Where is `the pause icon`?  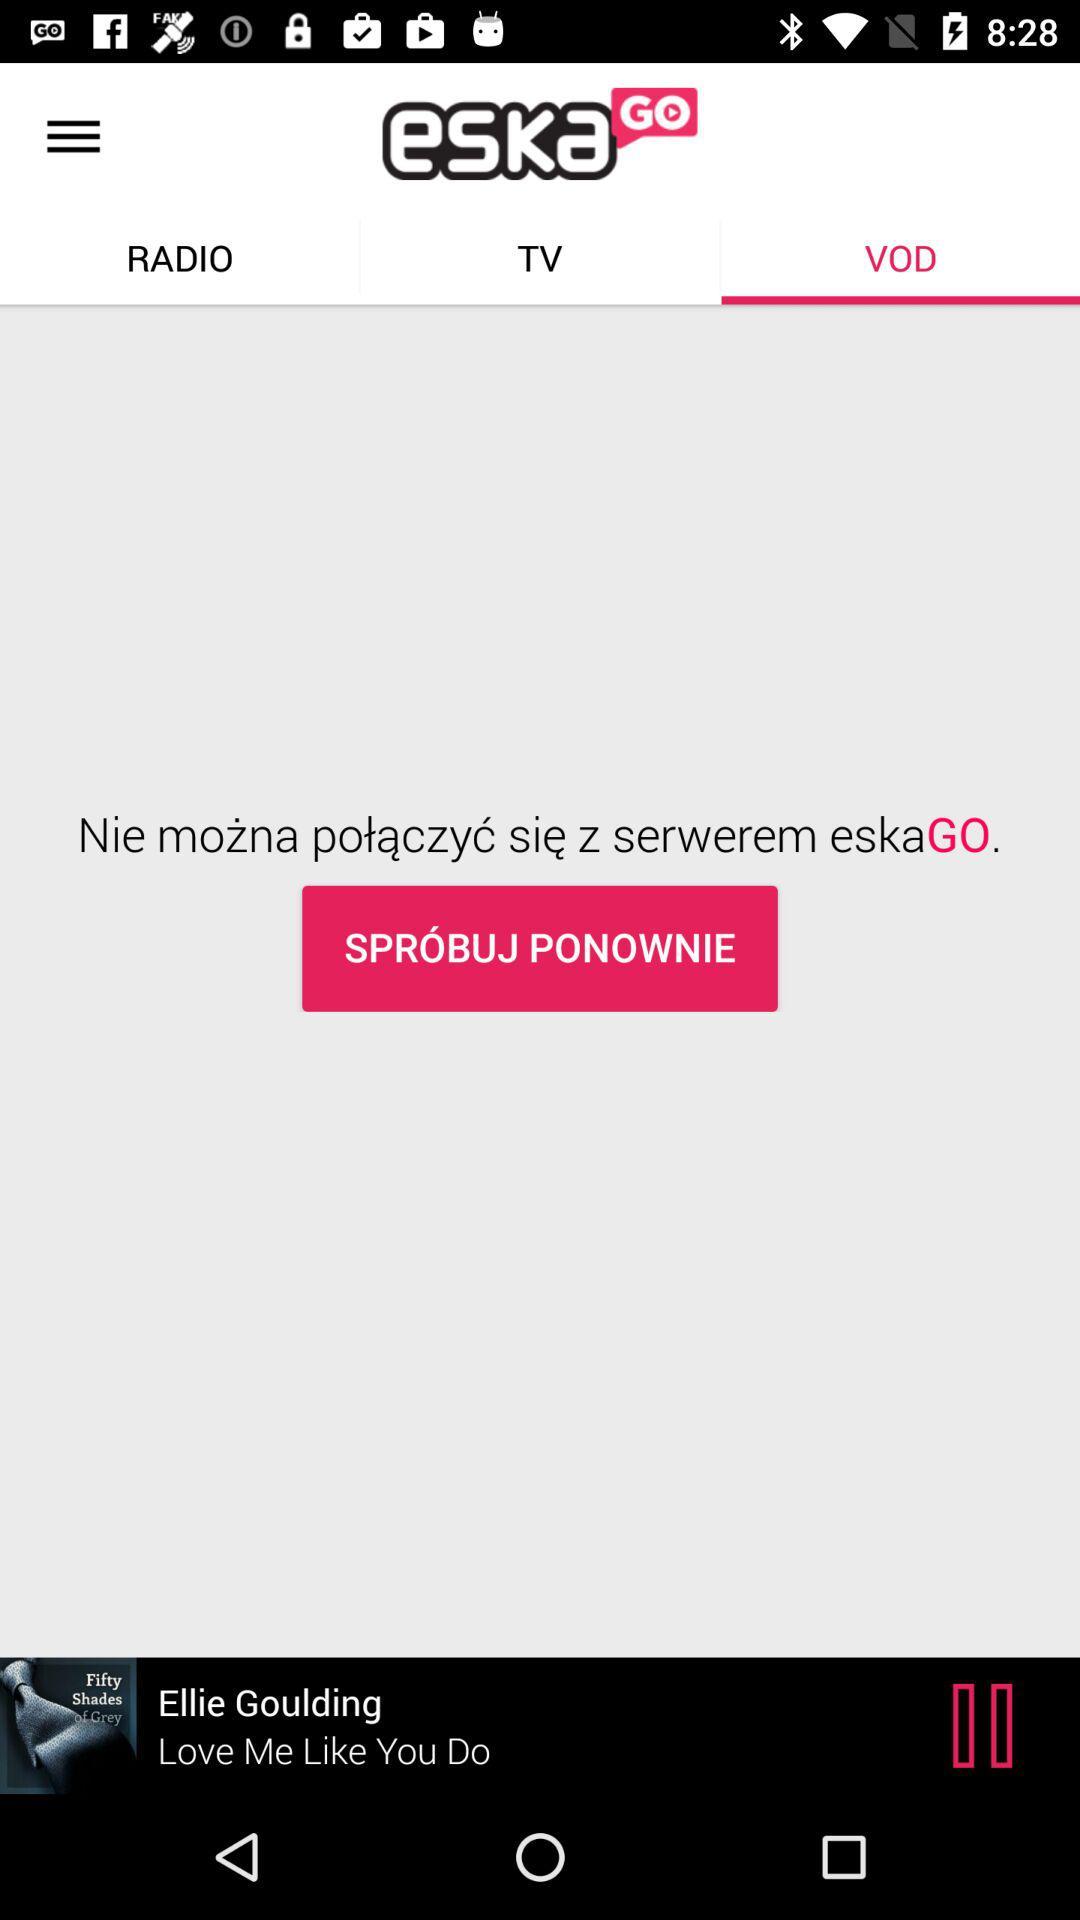
the pause icon is located at coordinates (987, 1724).